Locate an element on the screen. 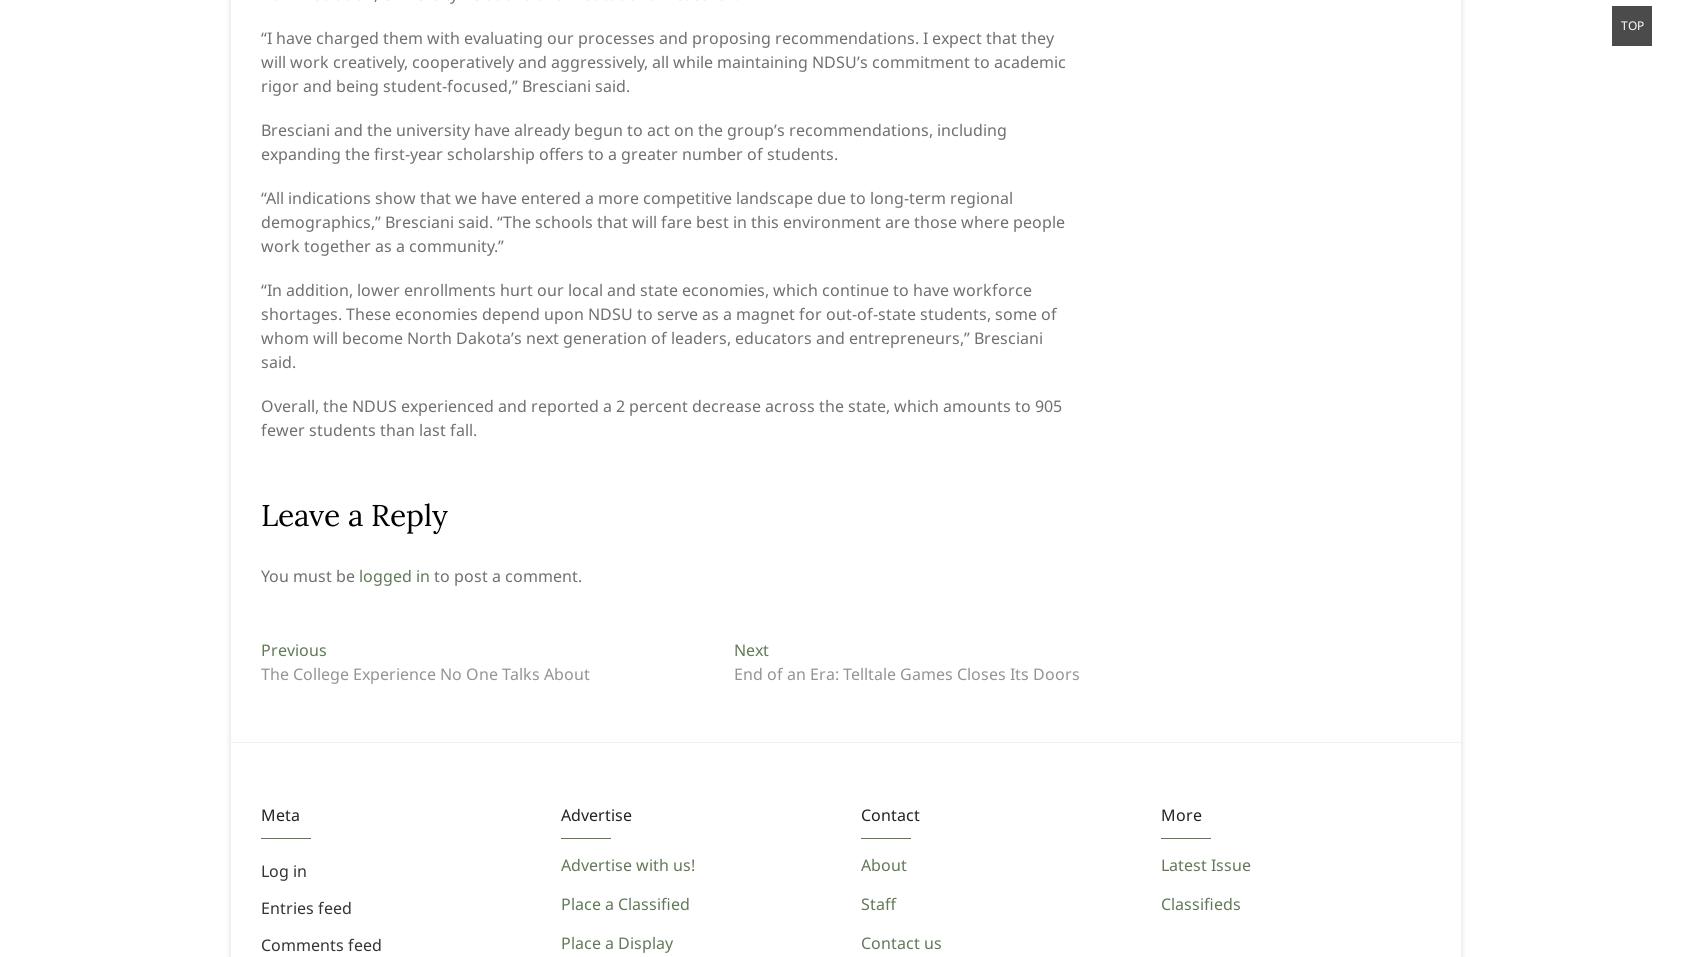 The height and width of the screenshot is (957, 1692). 'Place a Display' is located at coordinates (616, 943).